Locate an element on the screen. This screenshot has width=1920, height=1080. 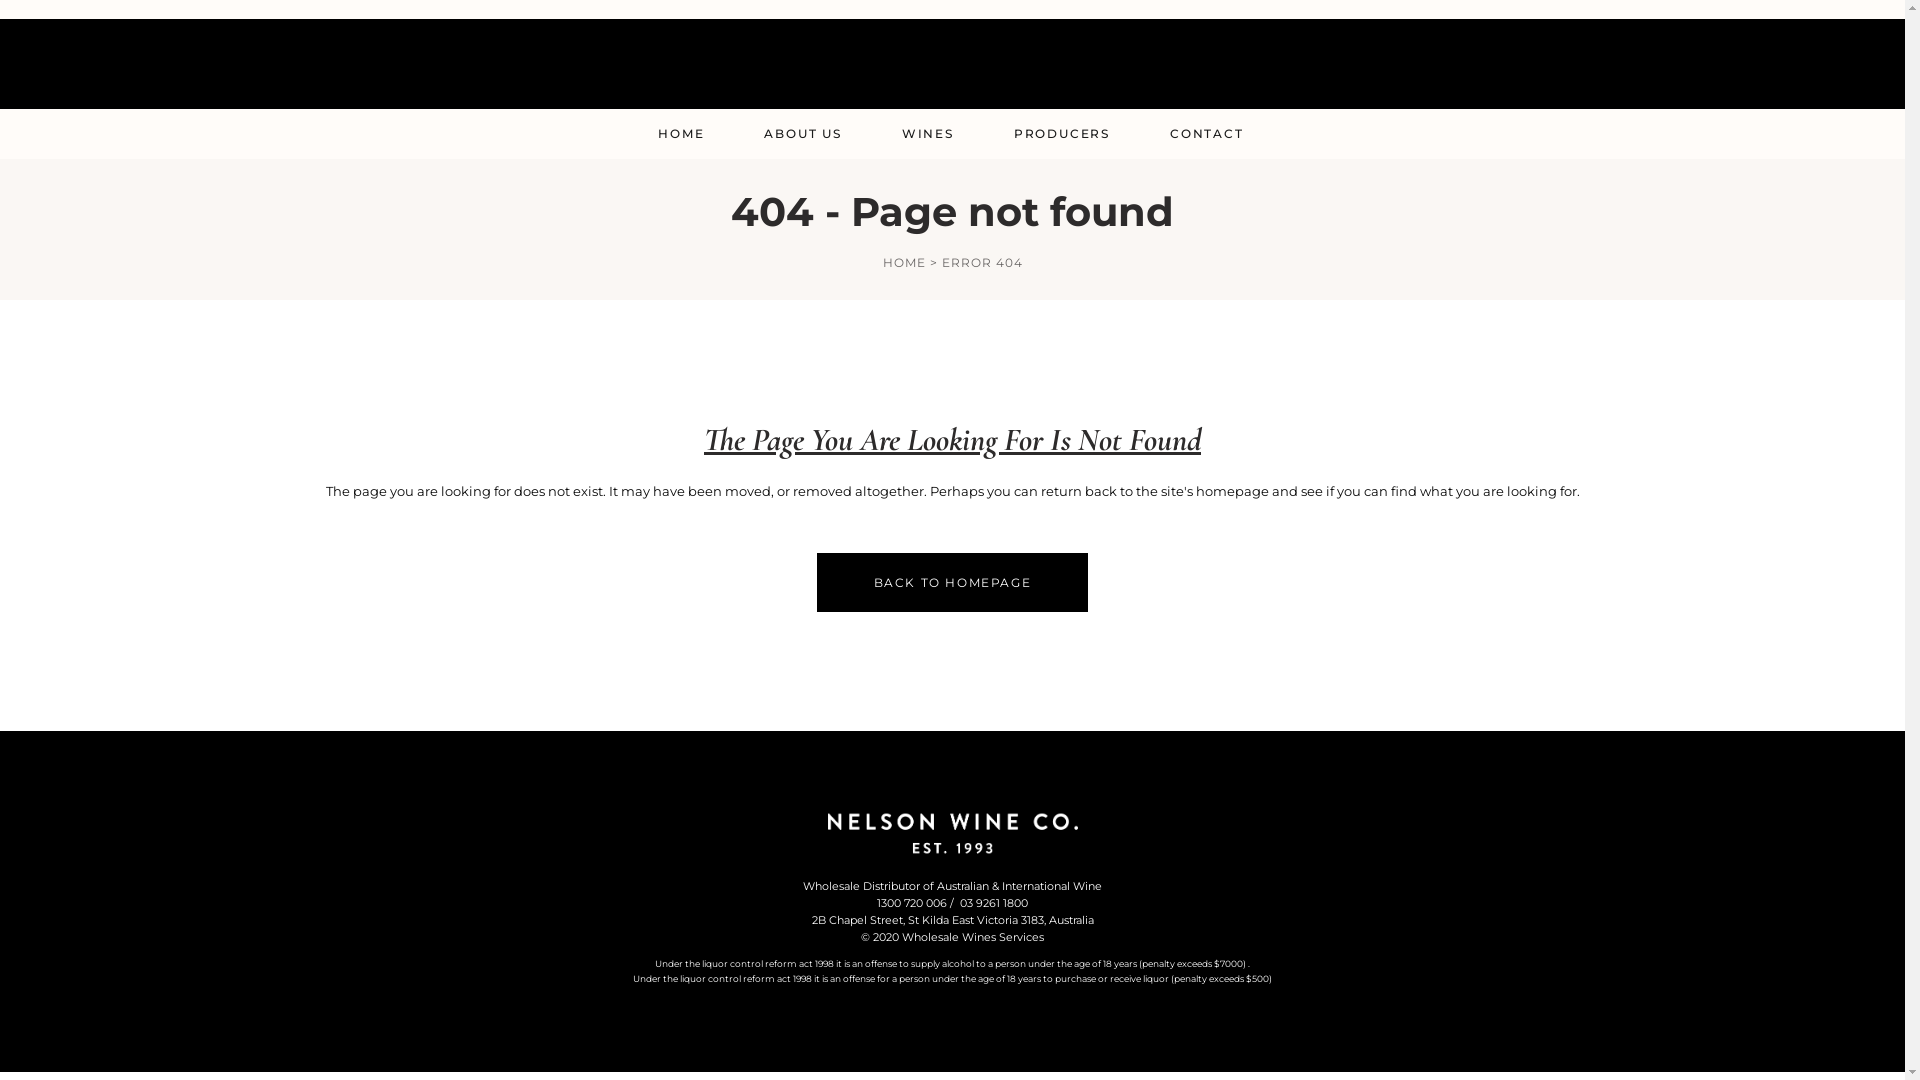
'BACK TO HOMEPAGE' is located at coordinates (952, 582).